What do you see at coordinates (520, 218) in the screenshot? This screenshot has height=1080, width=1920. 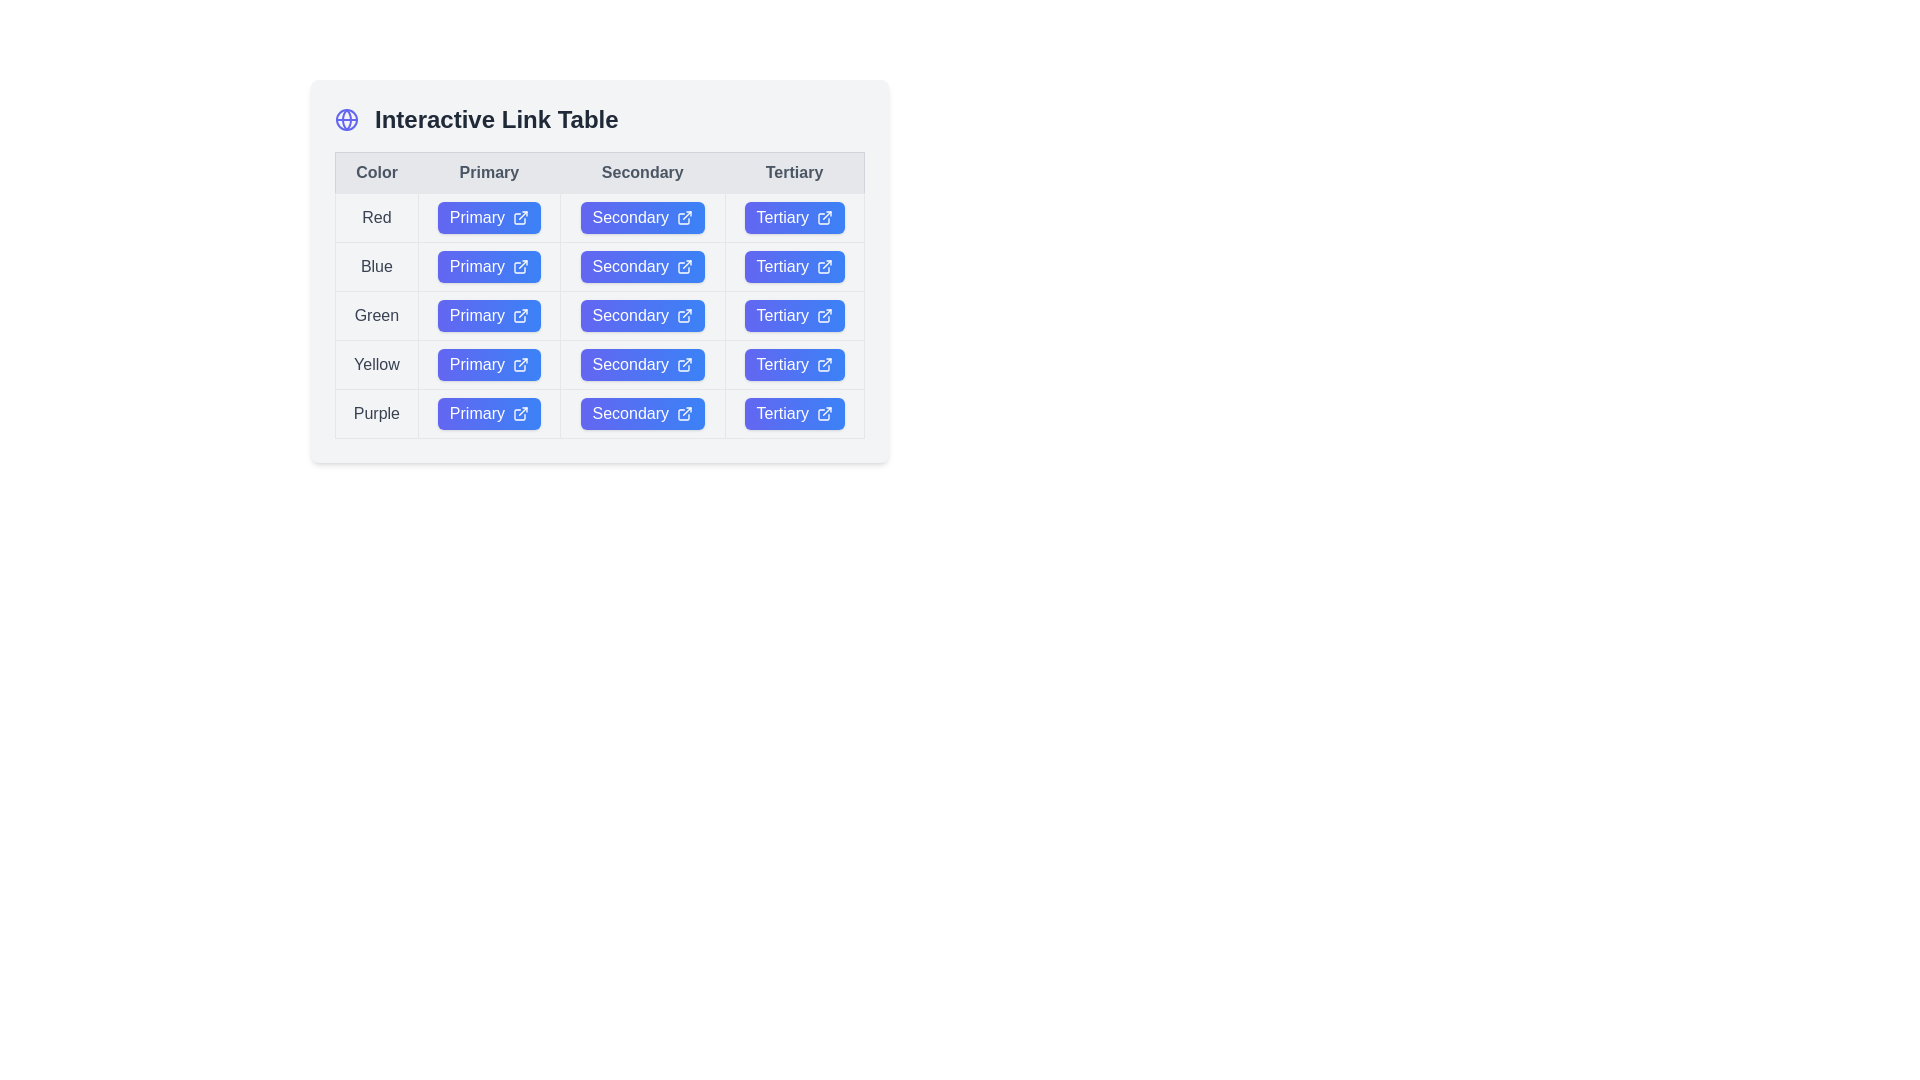 I see `the small external link icon located to the right of the 'Primary' text in the 'Red' button within the first row of the table under the 'Color' header` at bounding box center [520, 218].